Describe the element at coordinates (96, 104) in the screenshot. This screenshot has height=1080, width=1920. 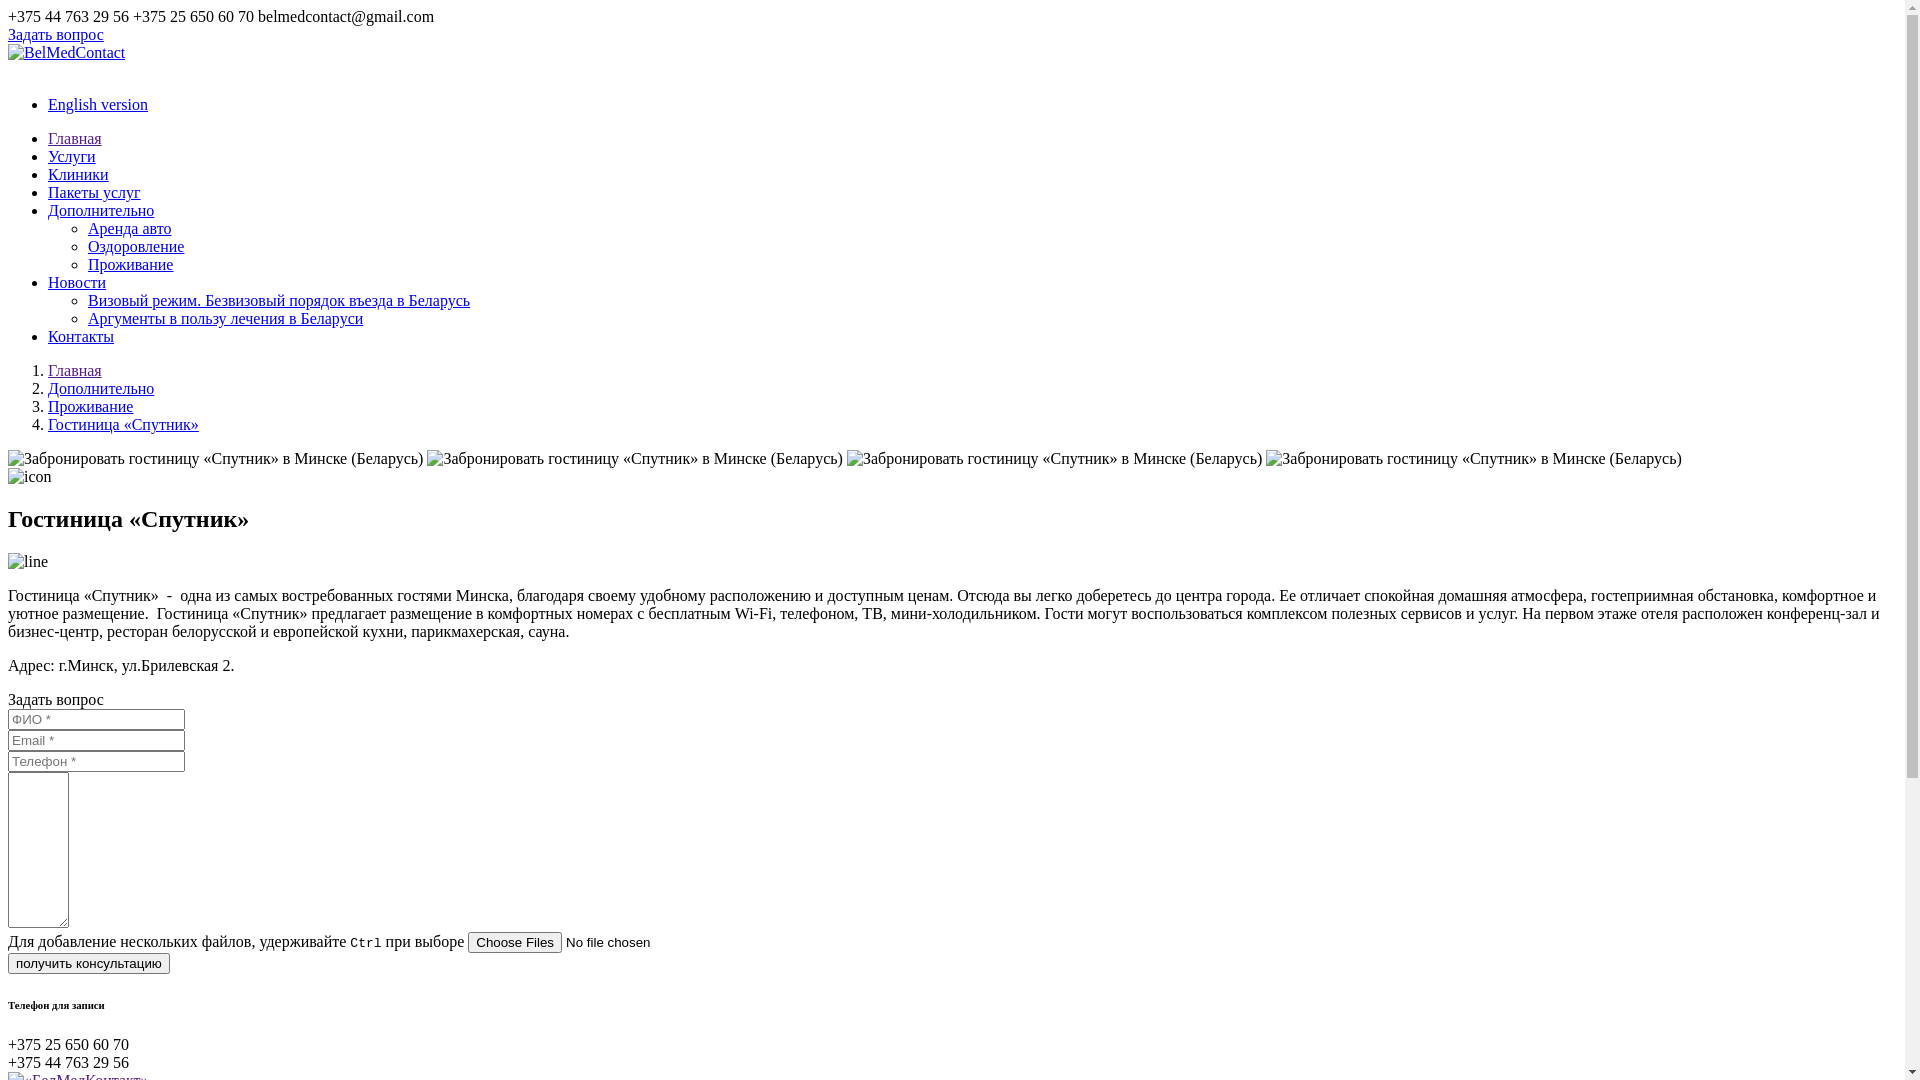
I see `'English version'` at that location.